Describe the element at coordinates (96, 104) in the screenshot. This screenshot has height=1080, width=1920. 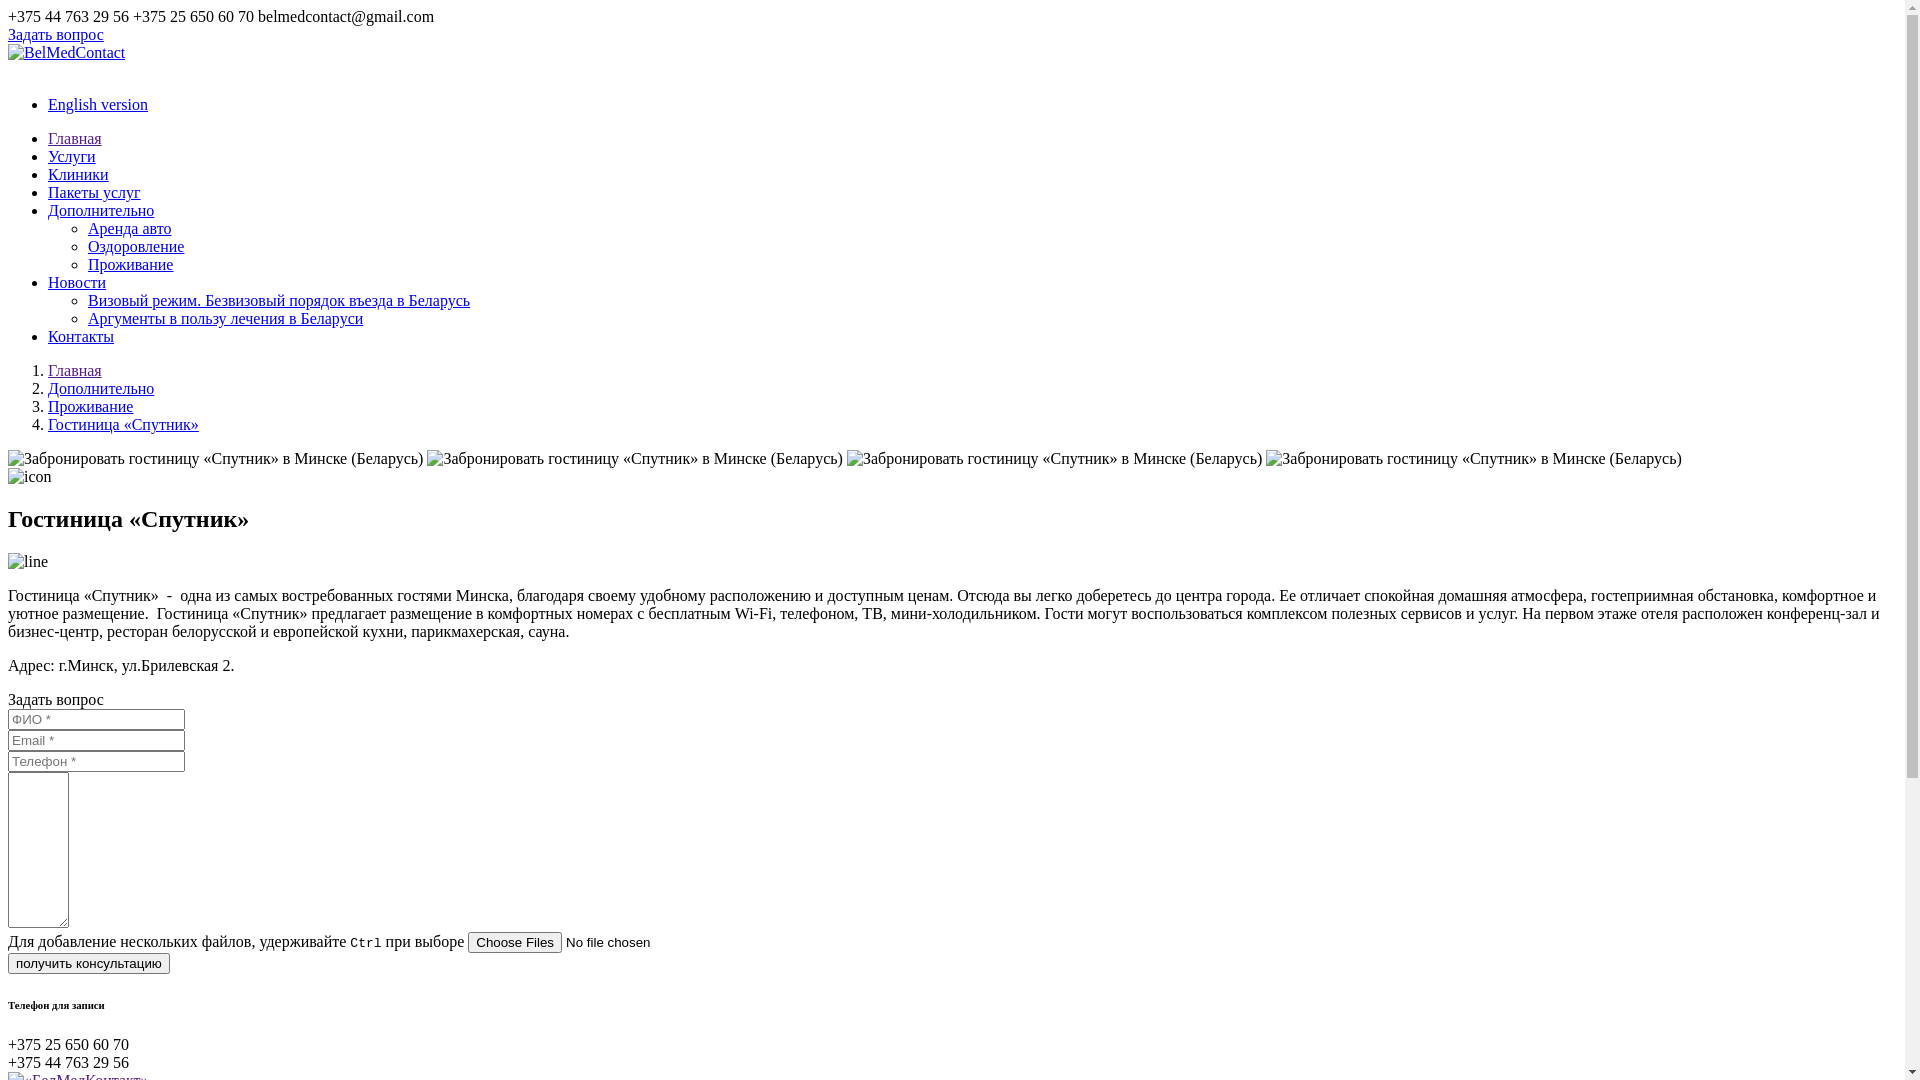
I see `'English version'` at that location.